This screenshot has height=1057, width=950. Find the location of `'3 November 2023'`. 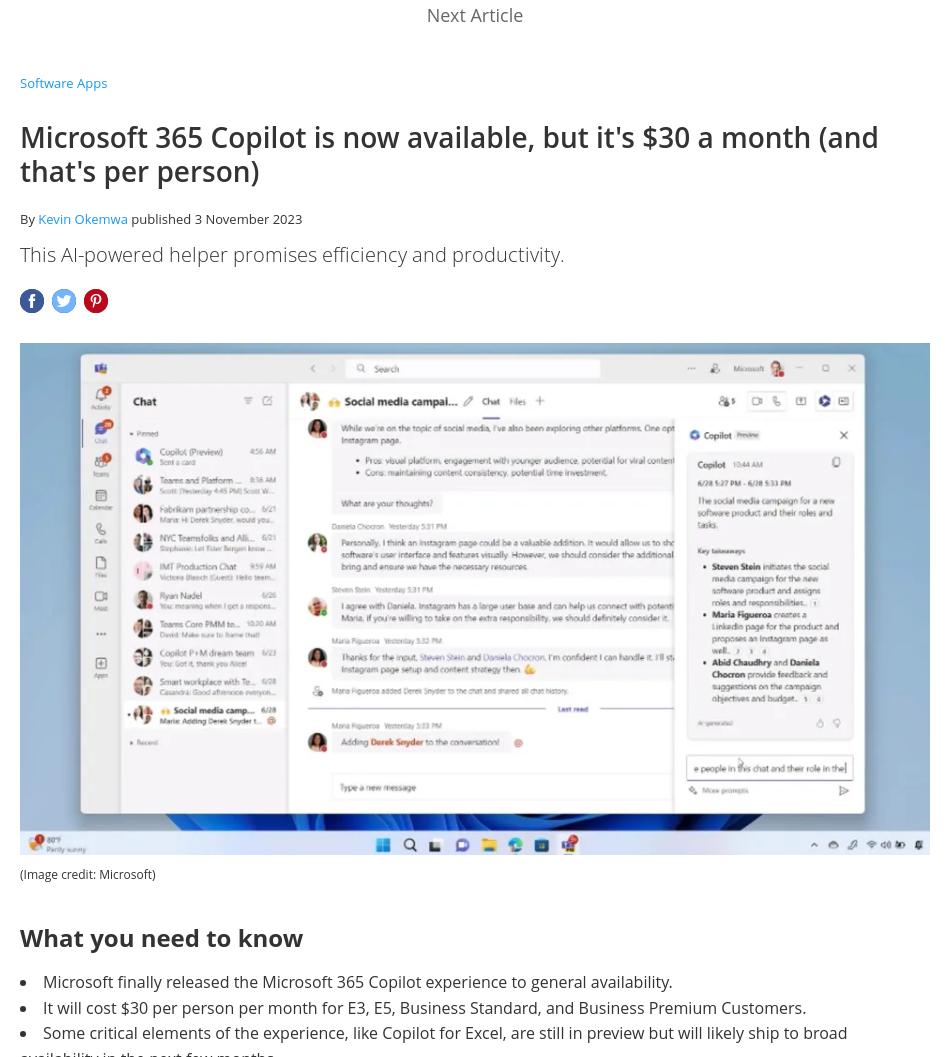

'3 November 2023' is located at coordinates (247, 219).